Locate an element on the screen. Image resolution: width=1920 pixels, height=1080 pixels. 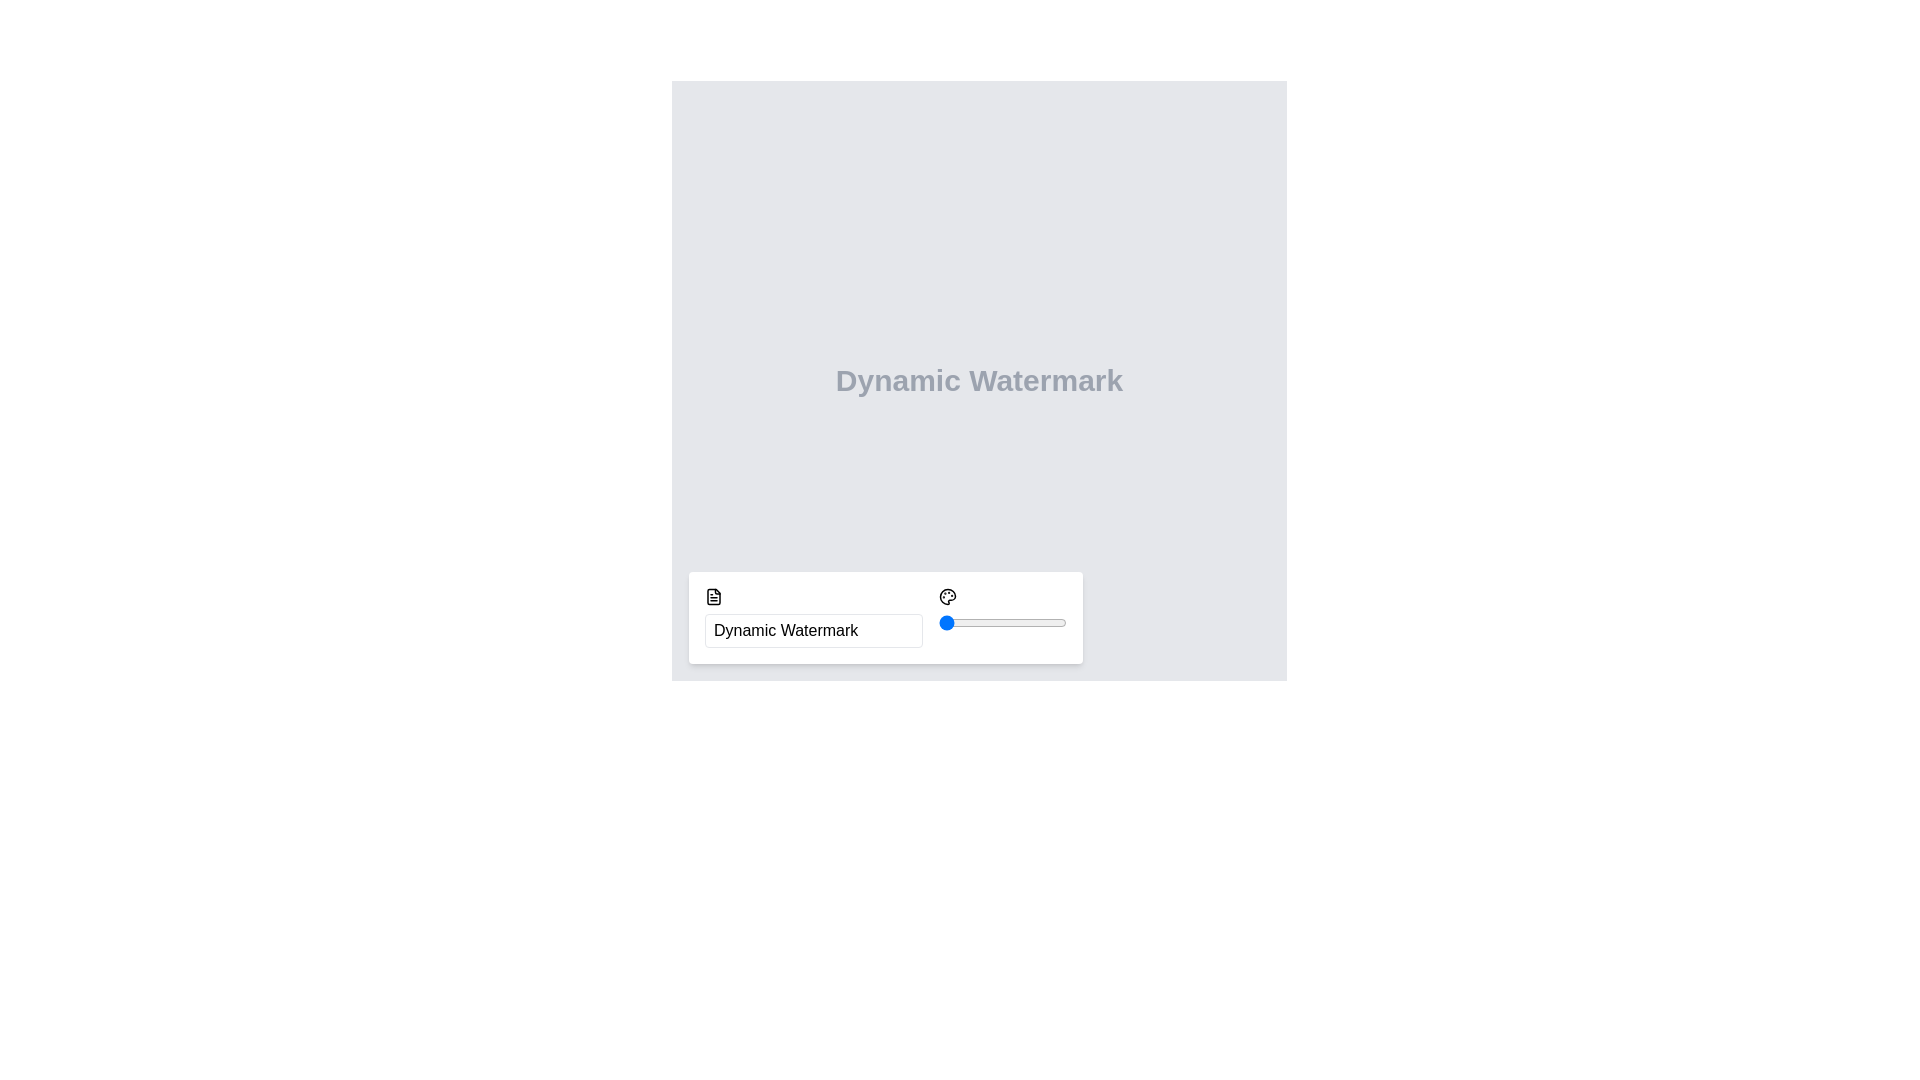
rotation angle is located at coordinates (1004, 622).